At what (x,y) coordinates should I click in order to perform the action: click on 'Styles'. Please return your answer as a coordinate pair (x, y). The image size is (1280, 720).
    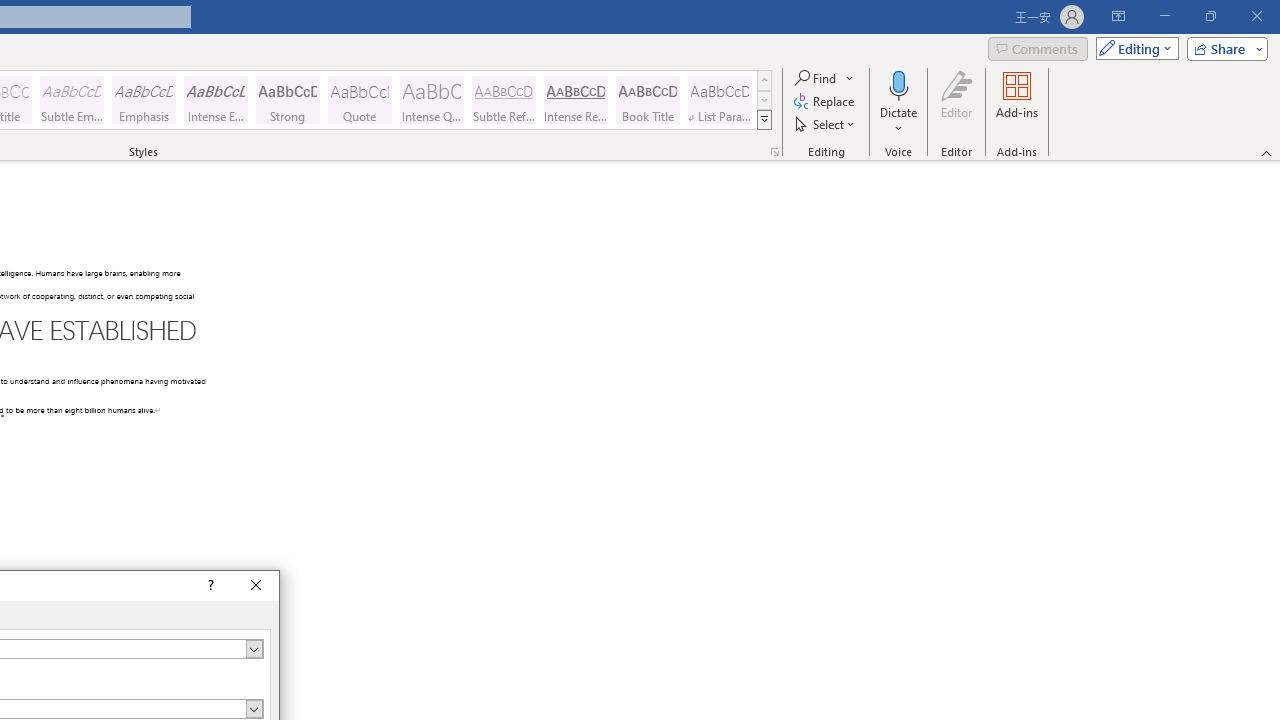
    Looking at the image, I should click on (763, 120).